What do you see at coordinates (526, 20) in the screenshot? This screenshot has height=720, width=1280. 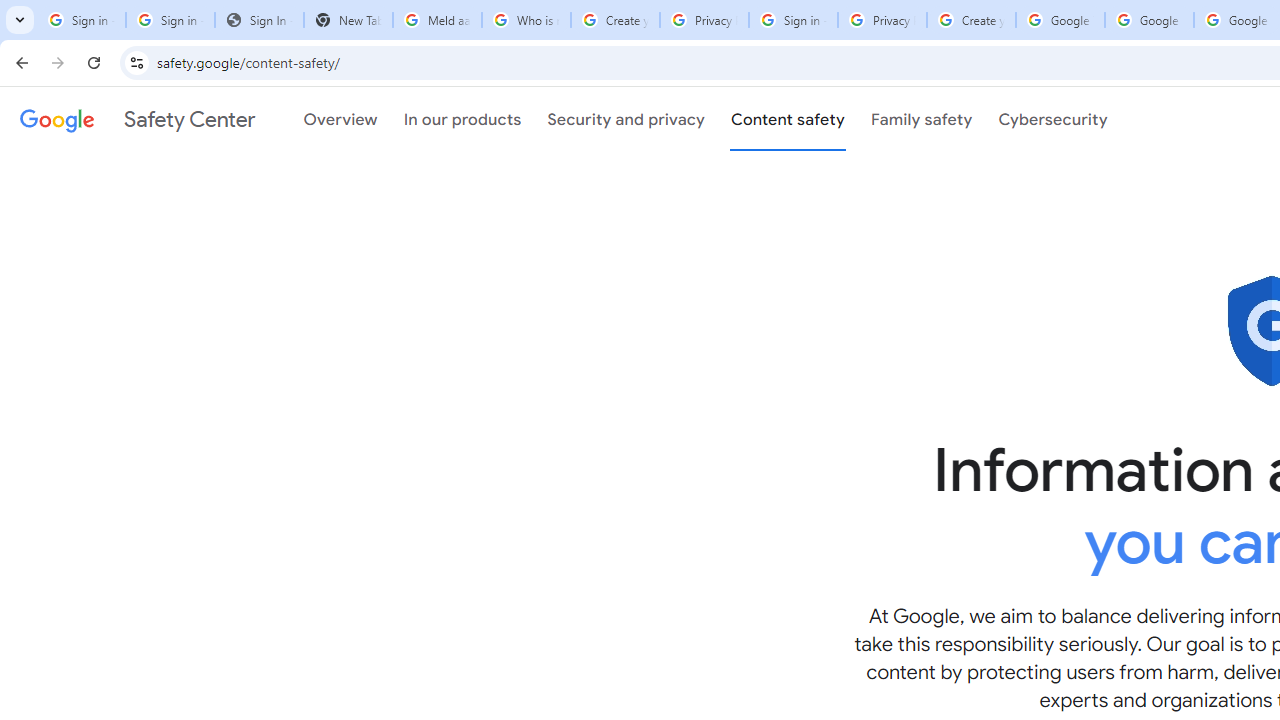 I see `'Who is my administrator? - Google Account Help'` at bounding box center [526, 20].